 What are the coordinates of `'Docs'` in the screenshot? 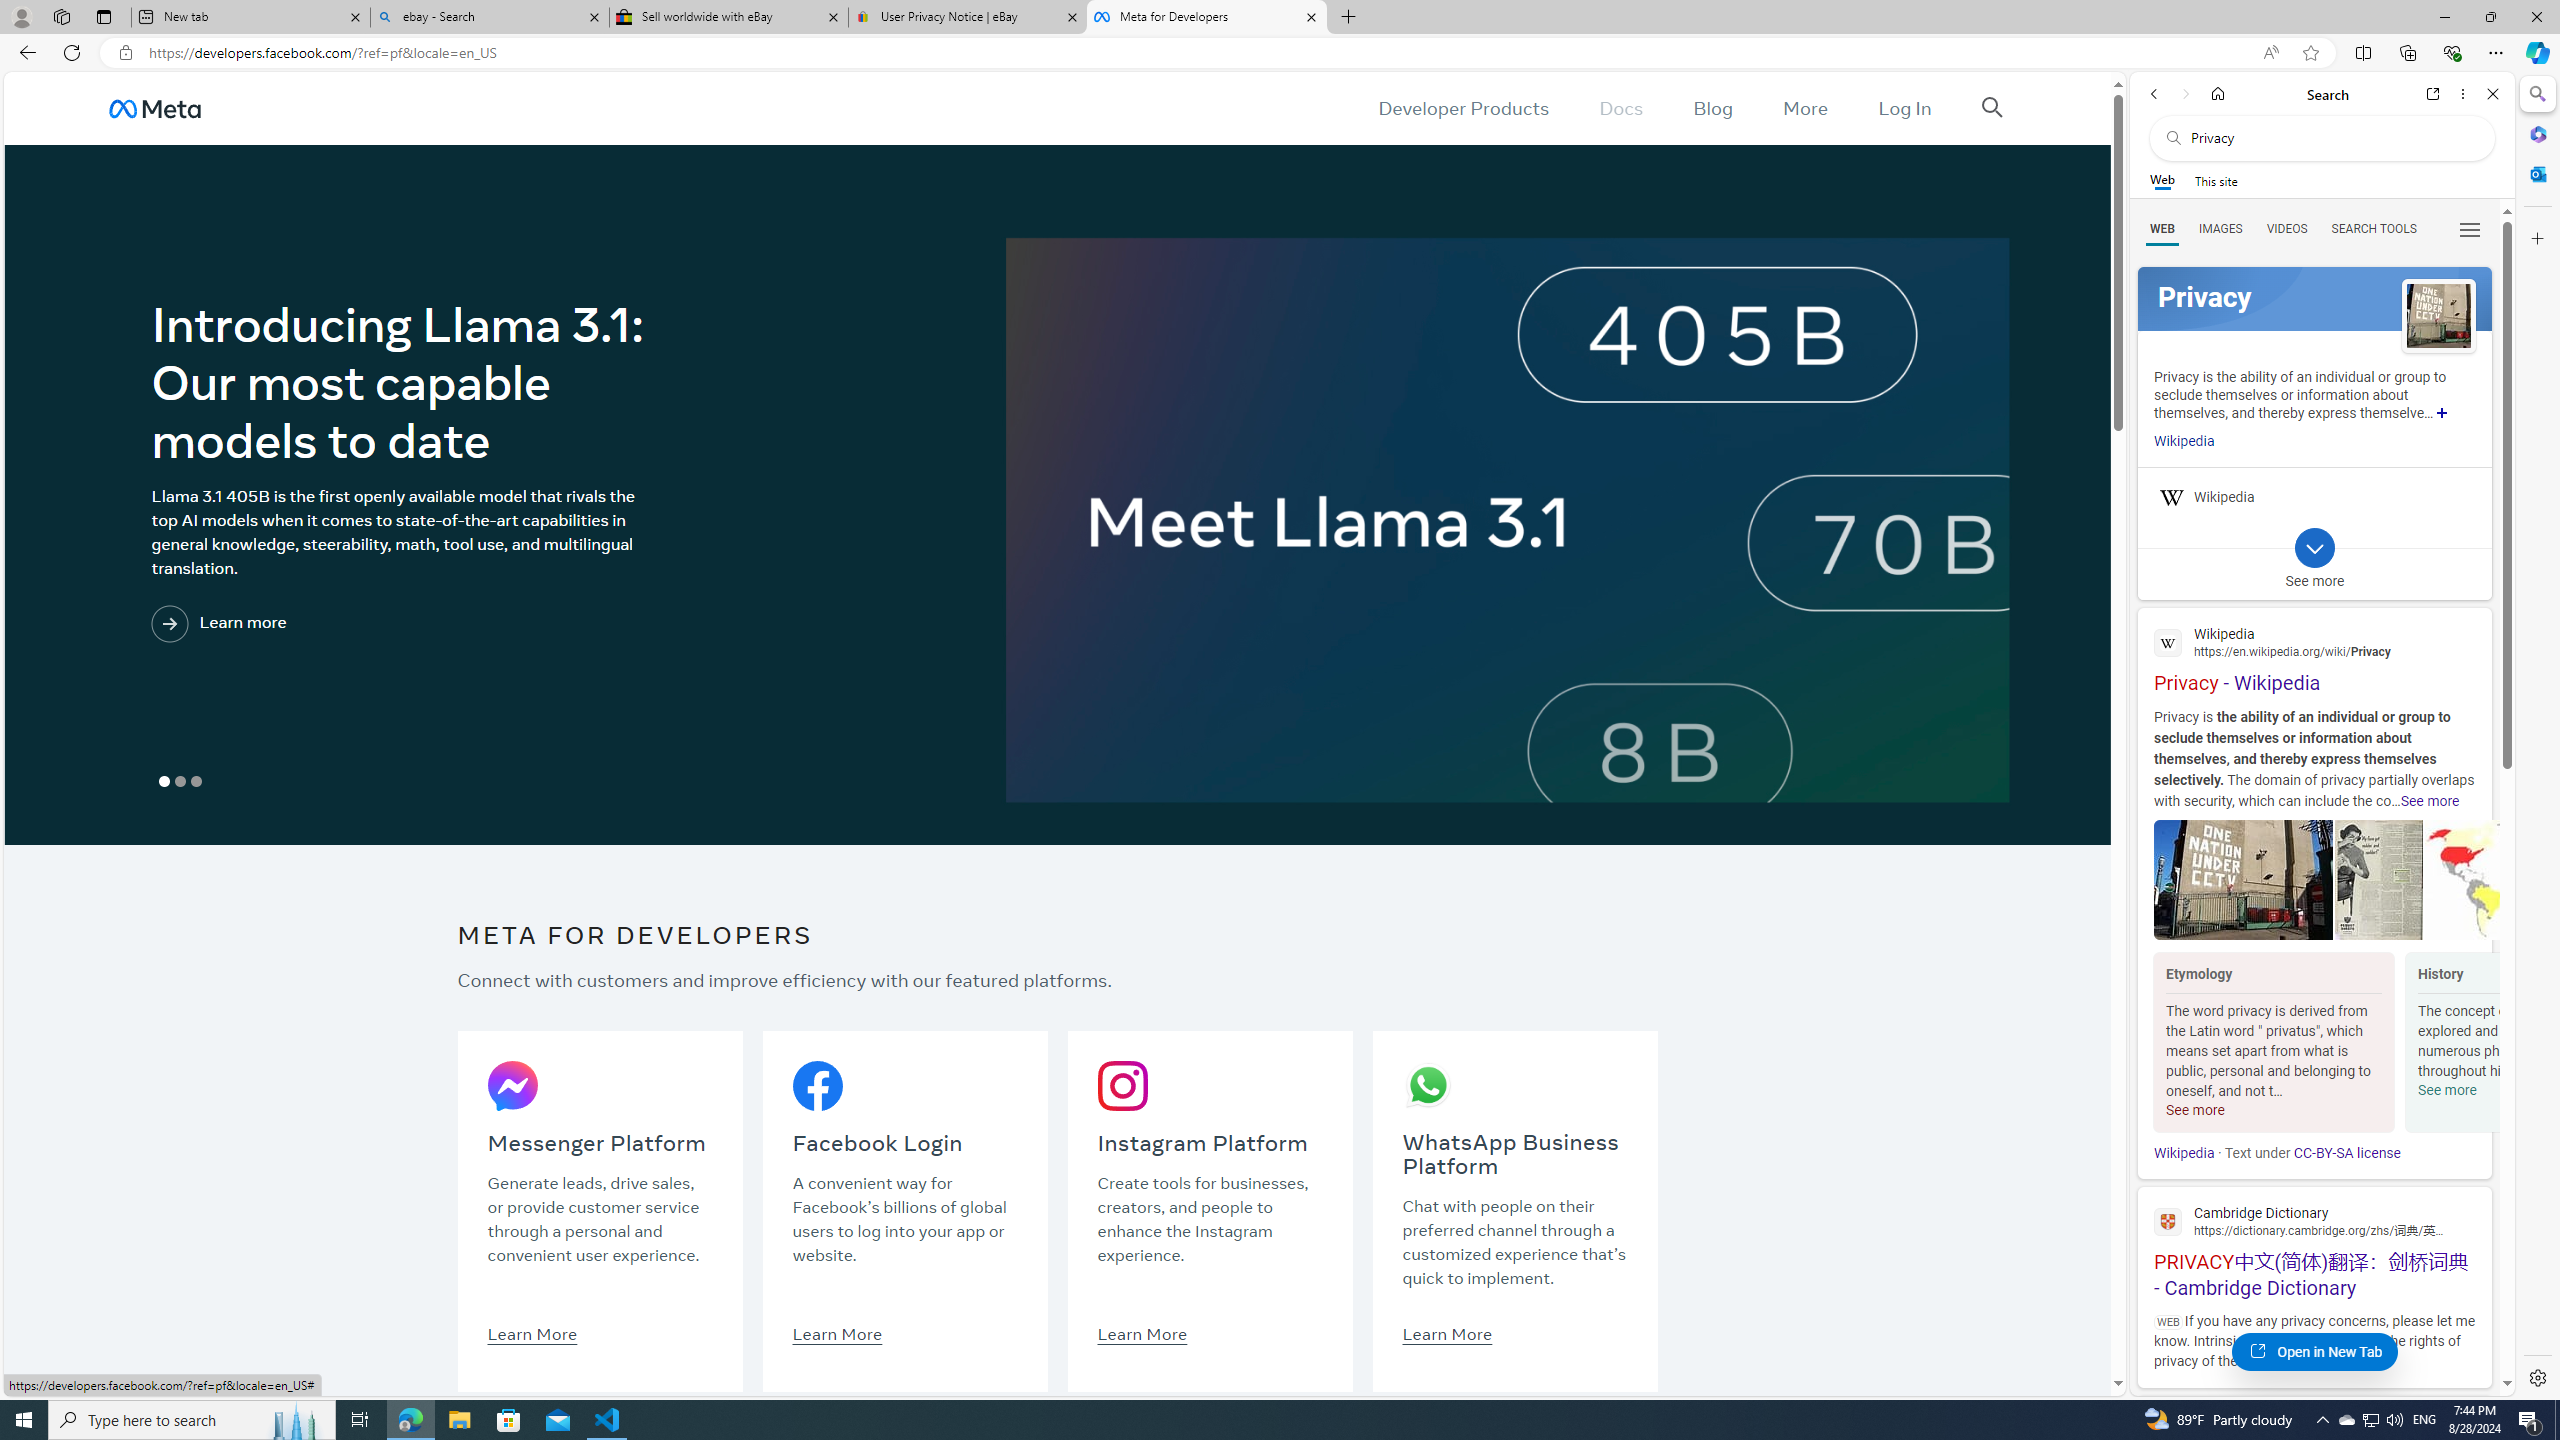 It's located at (1621, 107).